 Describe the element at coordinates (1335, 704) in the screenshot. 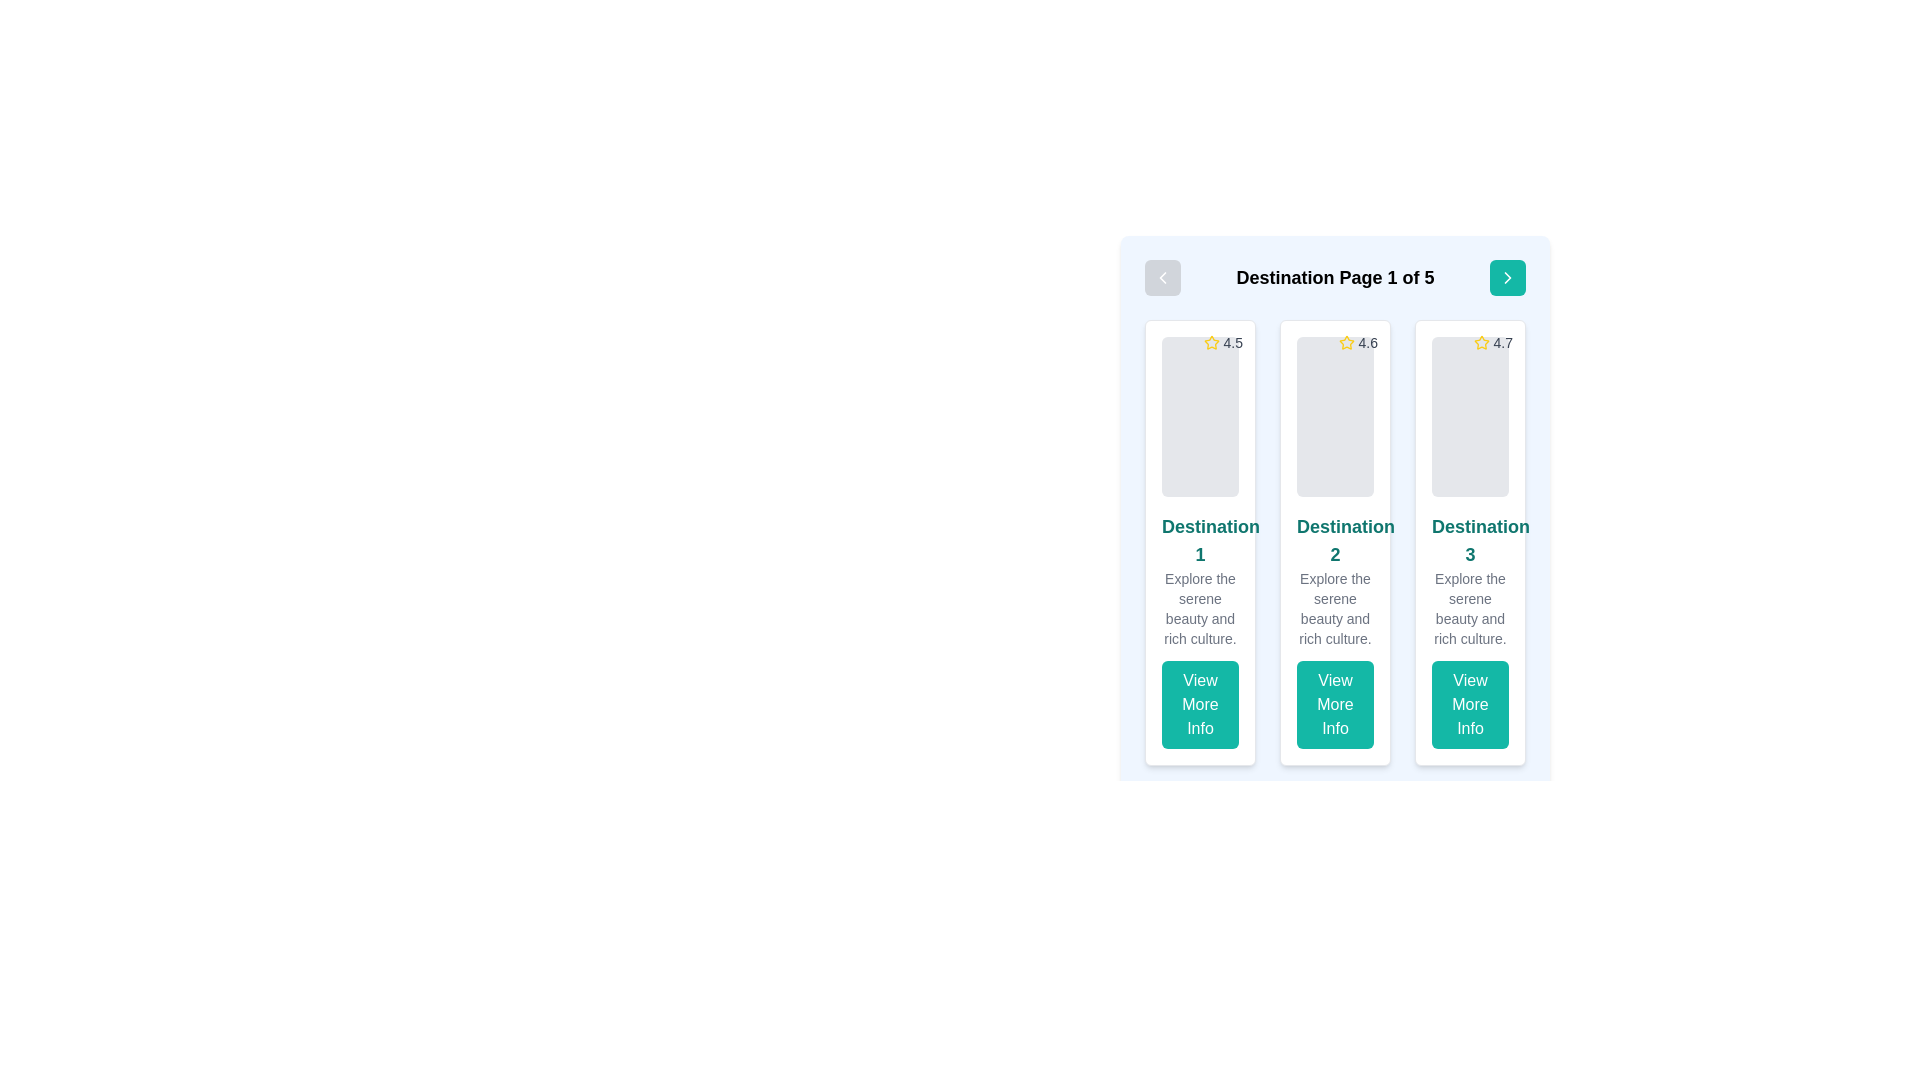

I see `the 'View More Info' button with a teal background located at the bottom of the 'Destination 2' card` at that location.